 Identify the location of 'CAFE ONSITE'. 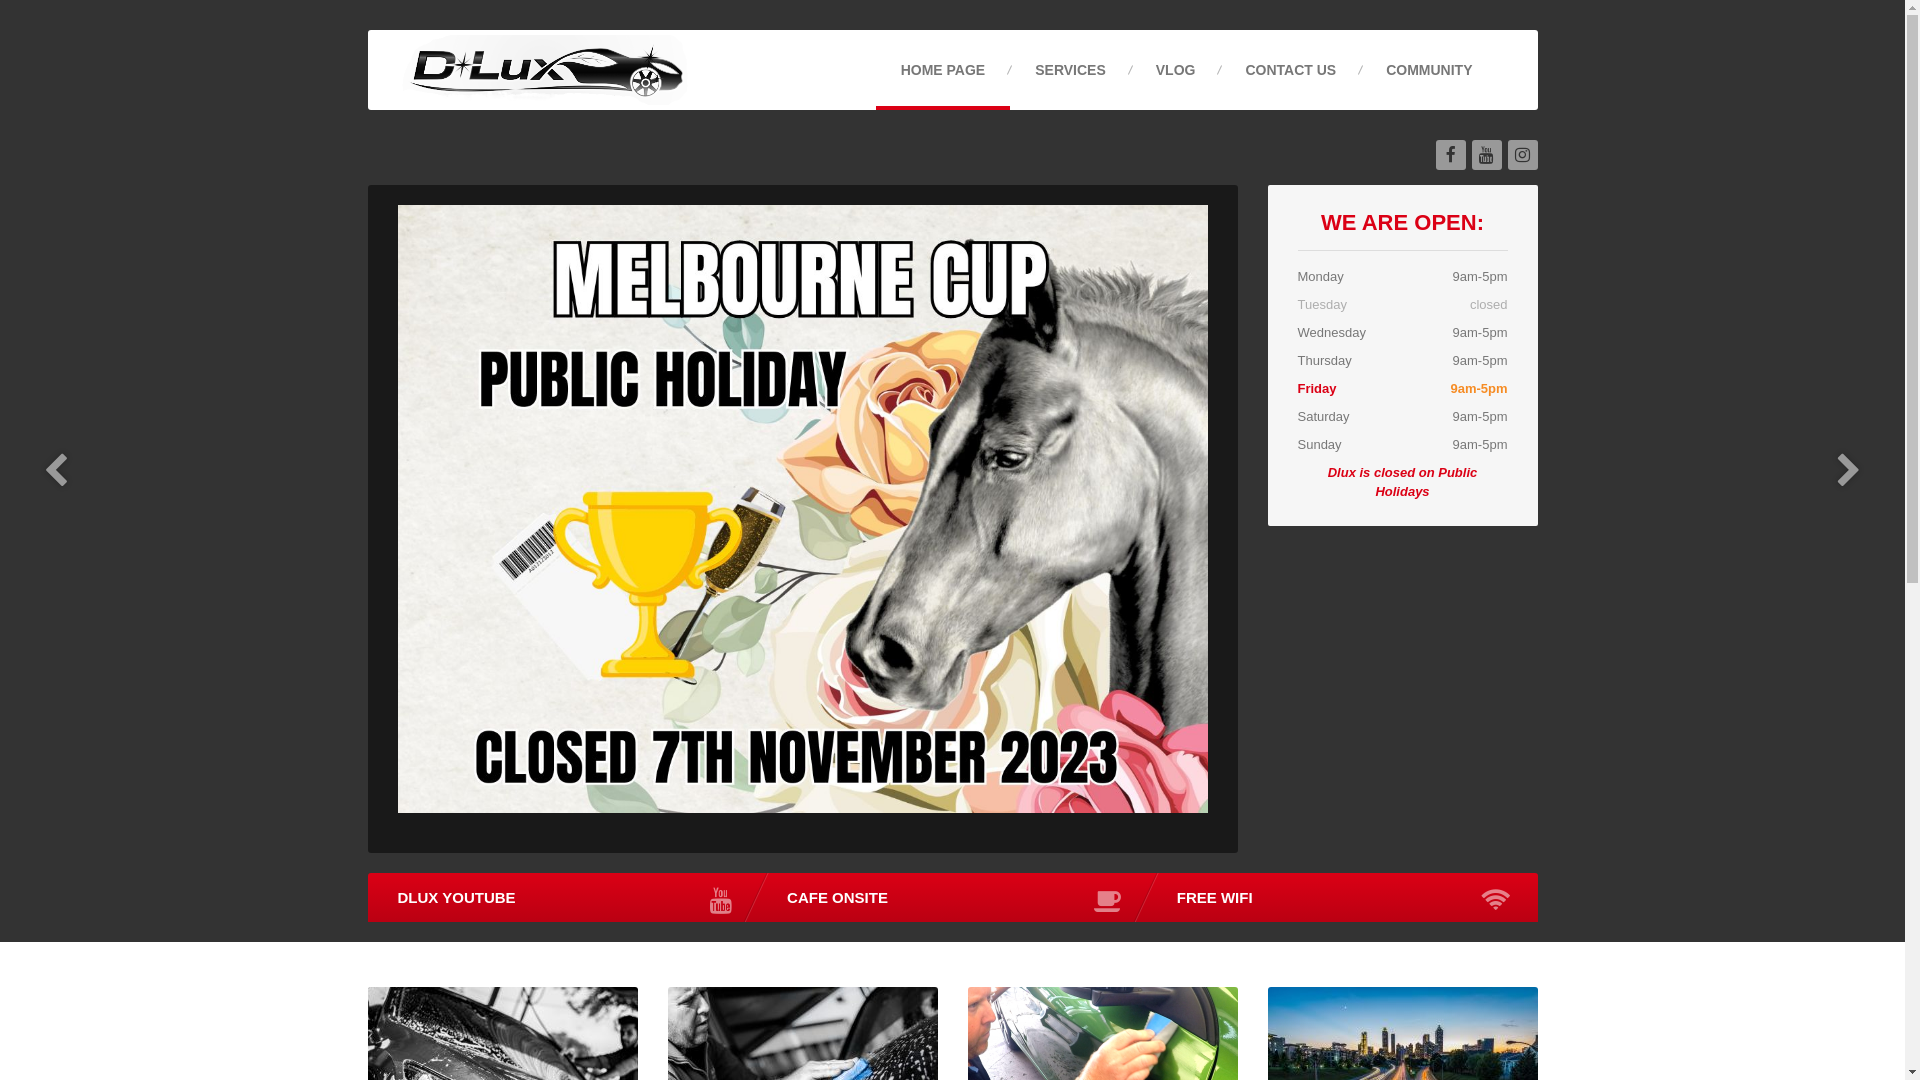
(950, 896).